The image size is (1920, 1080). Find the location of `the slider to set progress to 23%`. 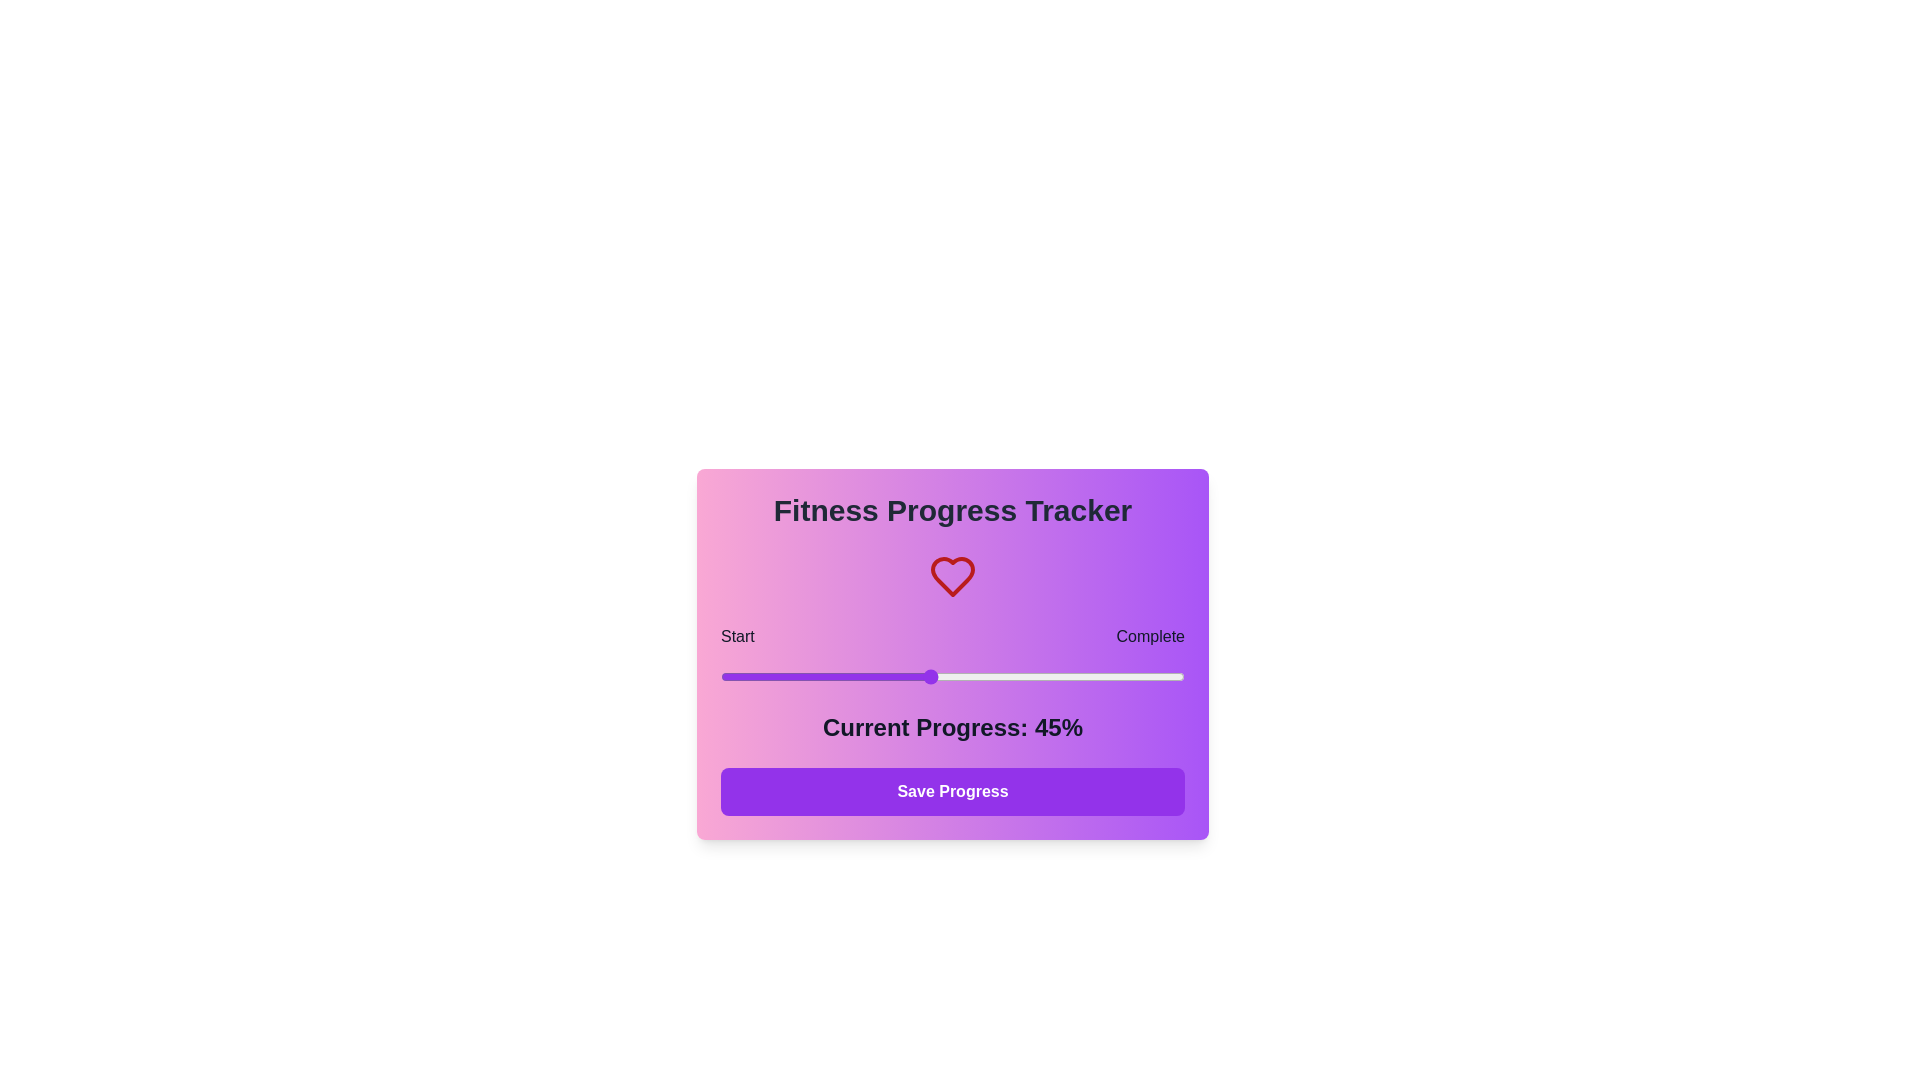

the slider to set progress to 23% is located at coordinates (827, 676).